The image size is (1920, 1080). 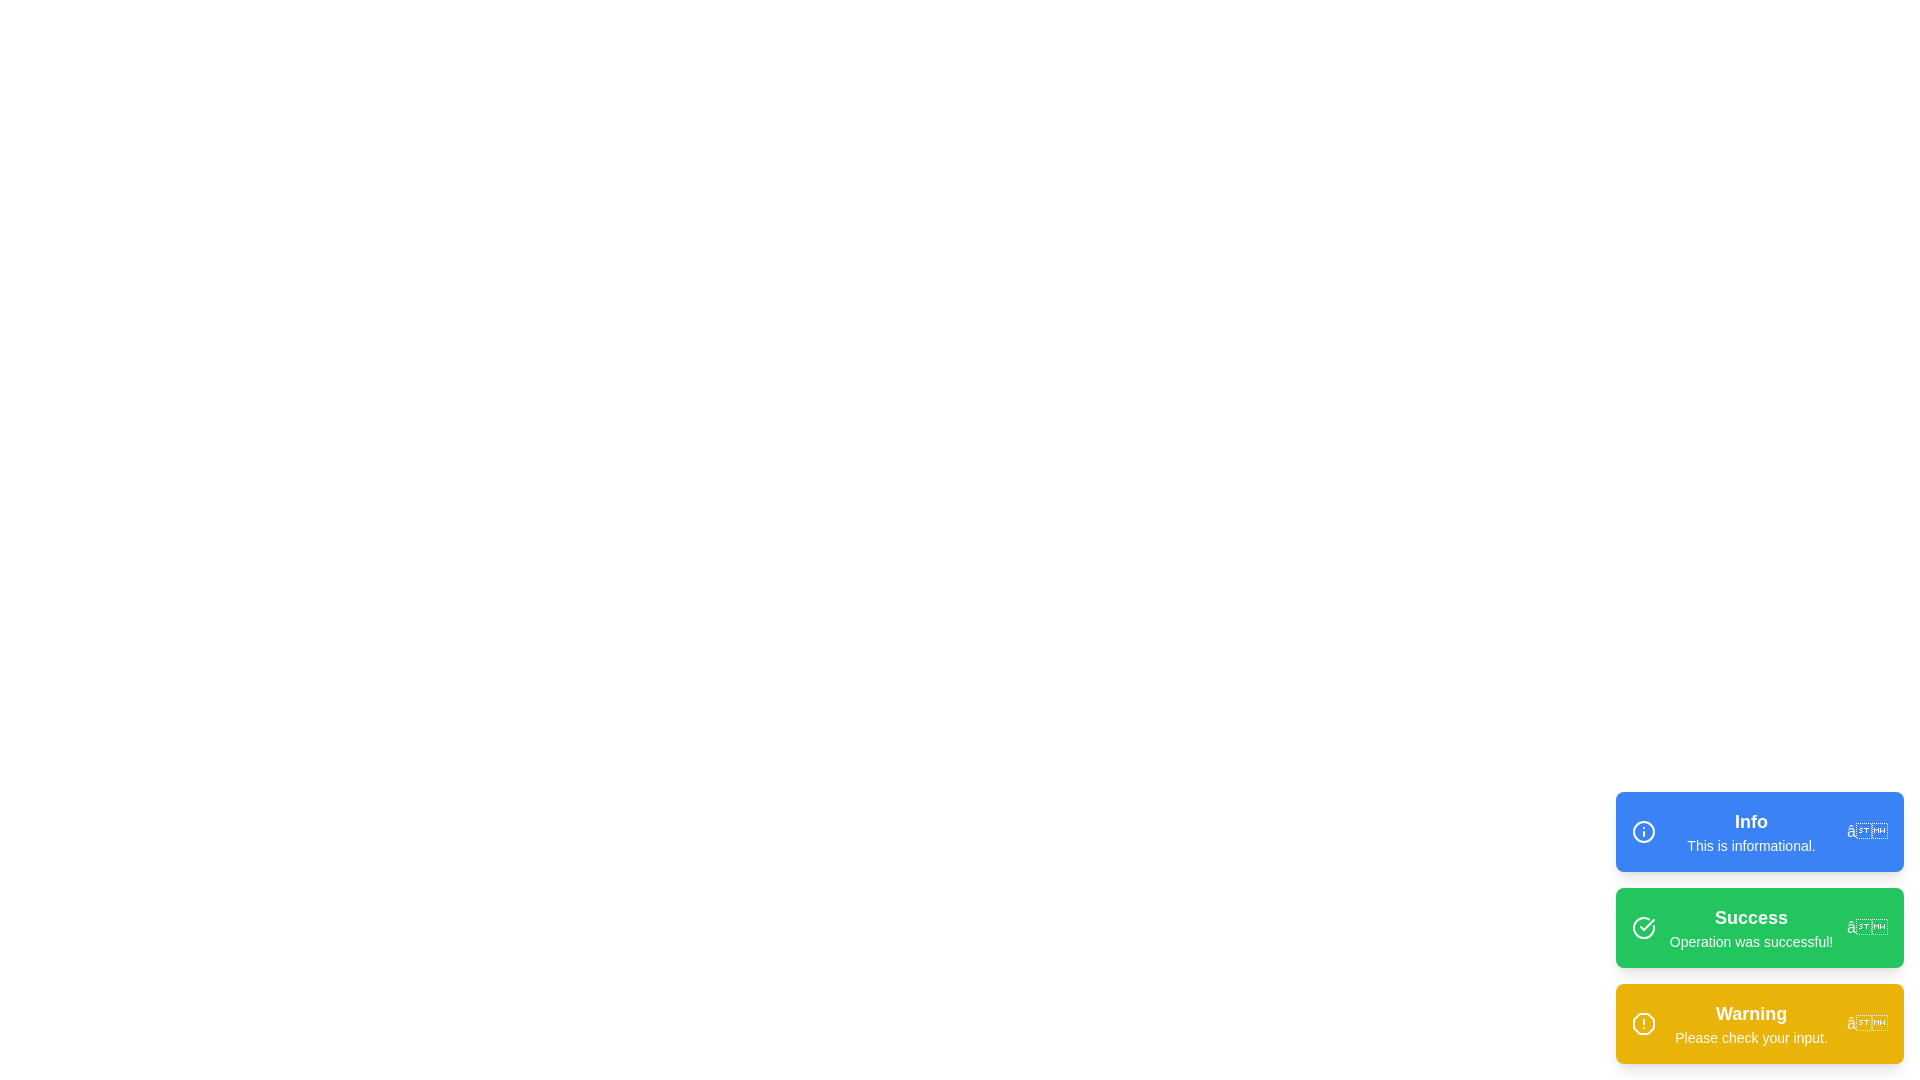 What do you see at coordinates (1750, 918) in the screenshot?
I see `'Success' label element, which is displayed in bold white text on a green background, located in the second notification box in the alert notifications stack` at bounding box center [1750, 918].